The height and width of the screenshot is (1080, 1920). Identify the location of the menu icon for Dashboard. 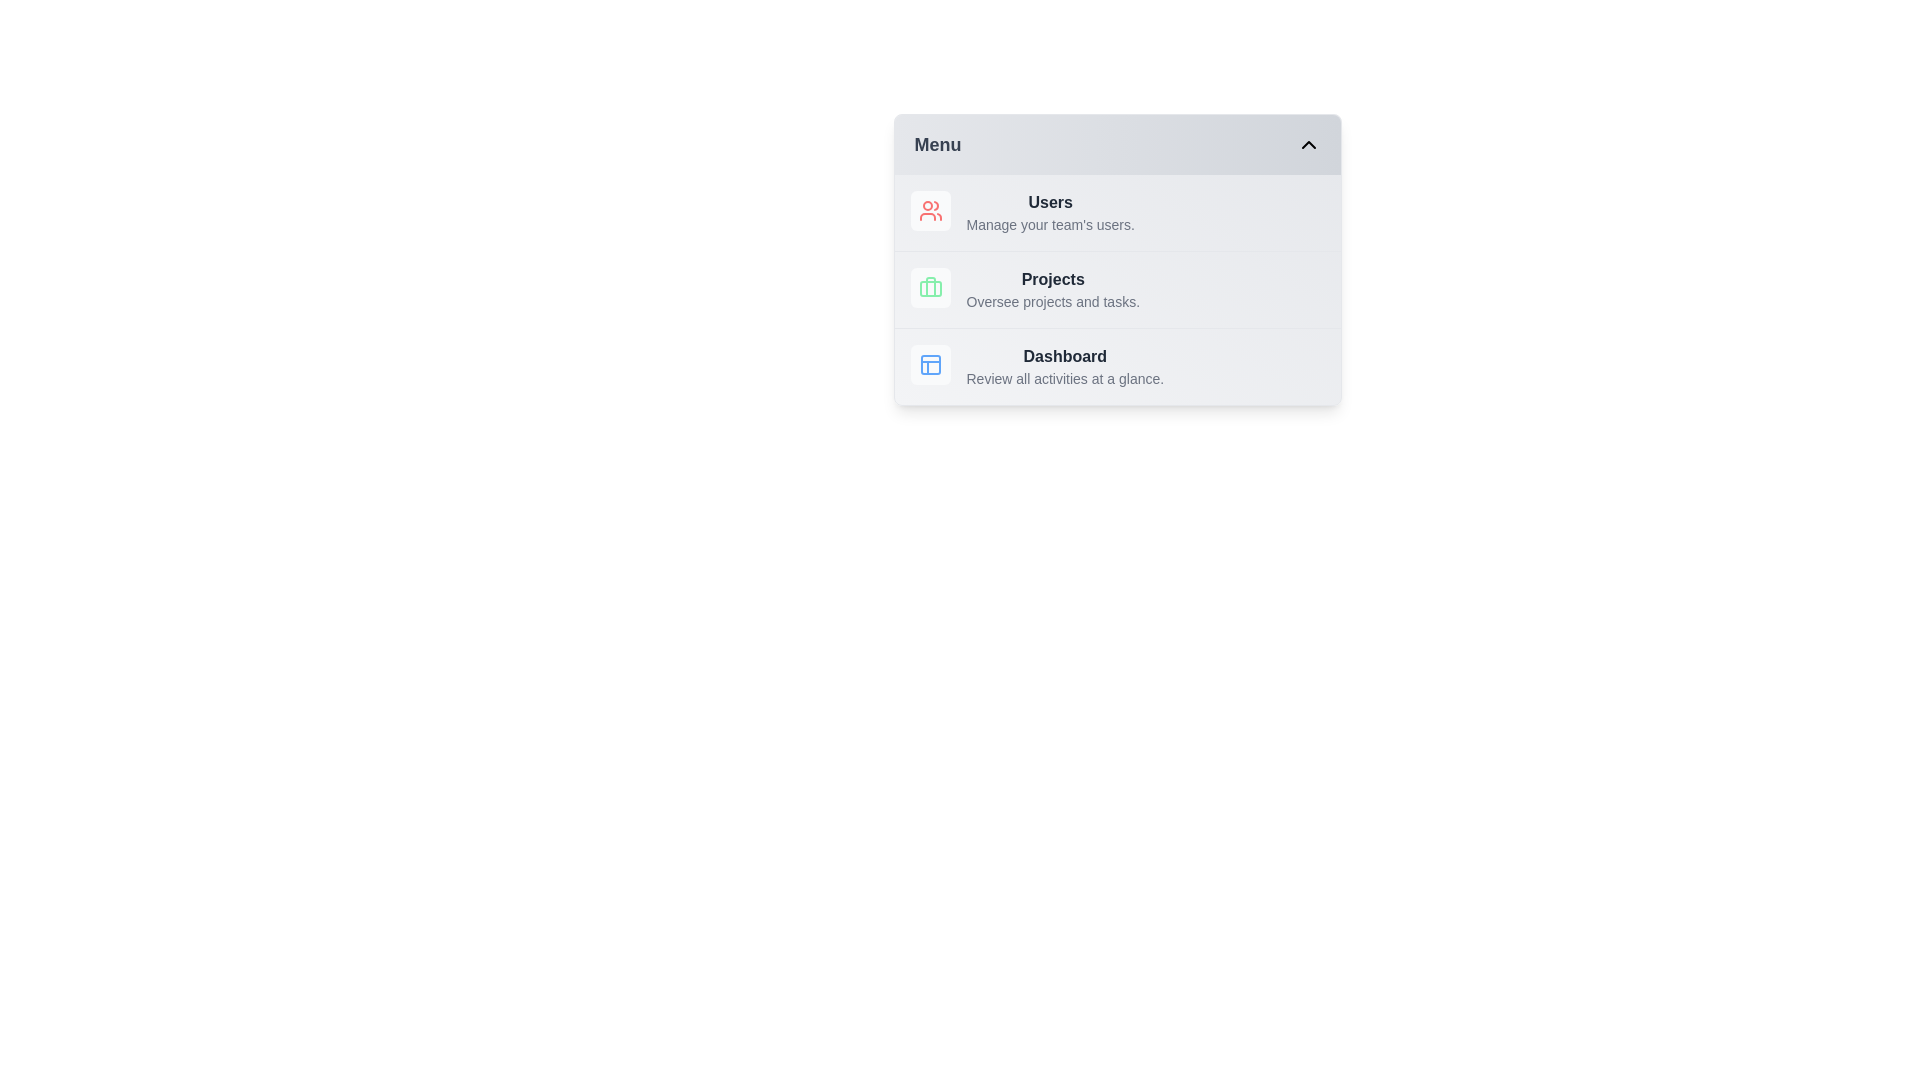
(929, 365).